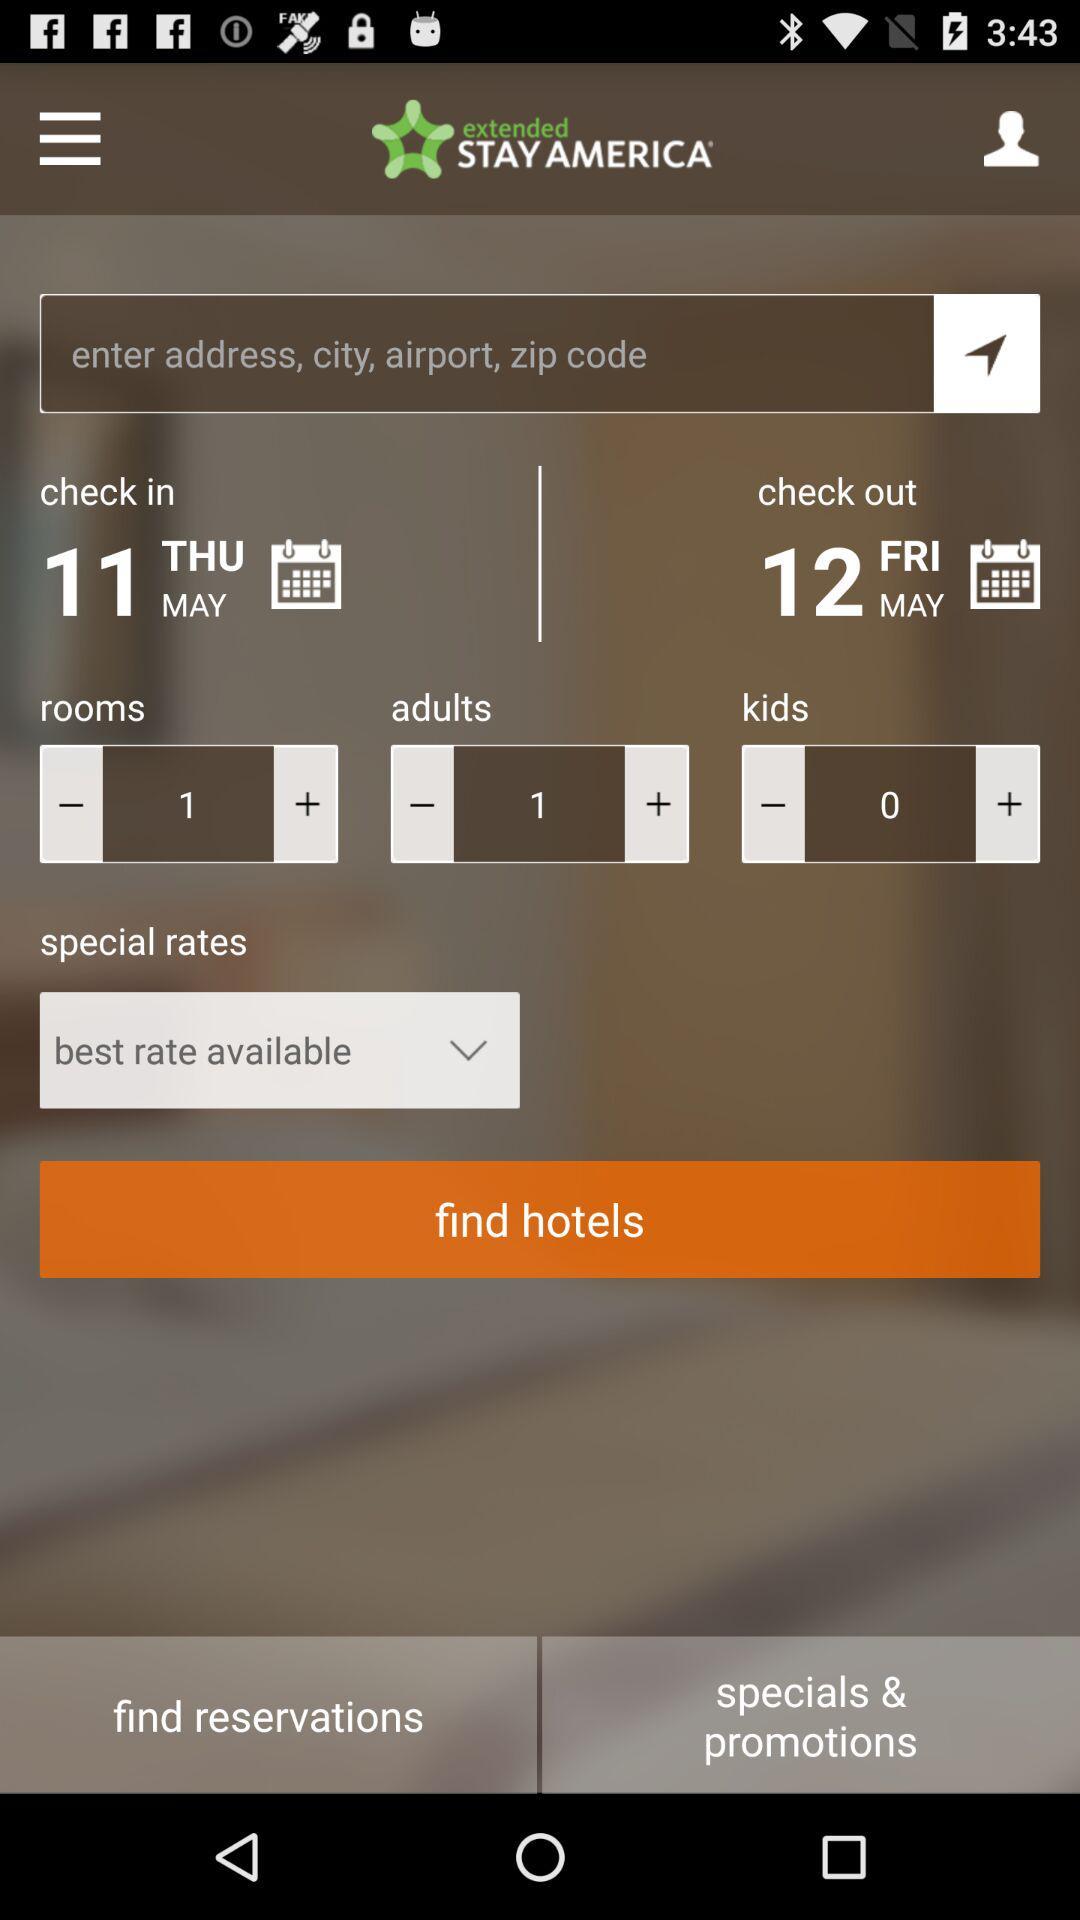  Describe the element at coordinates (486, 353) in the screenshot. I see `text to search` at that location.